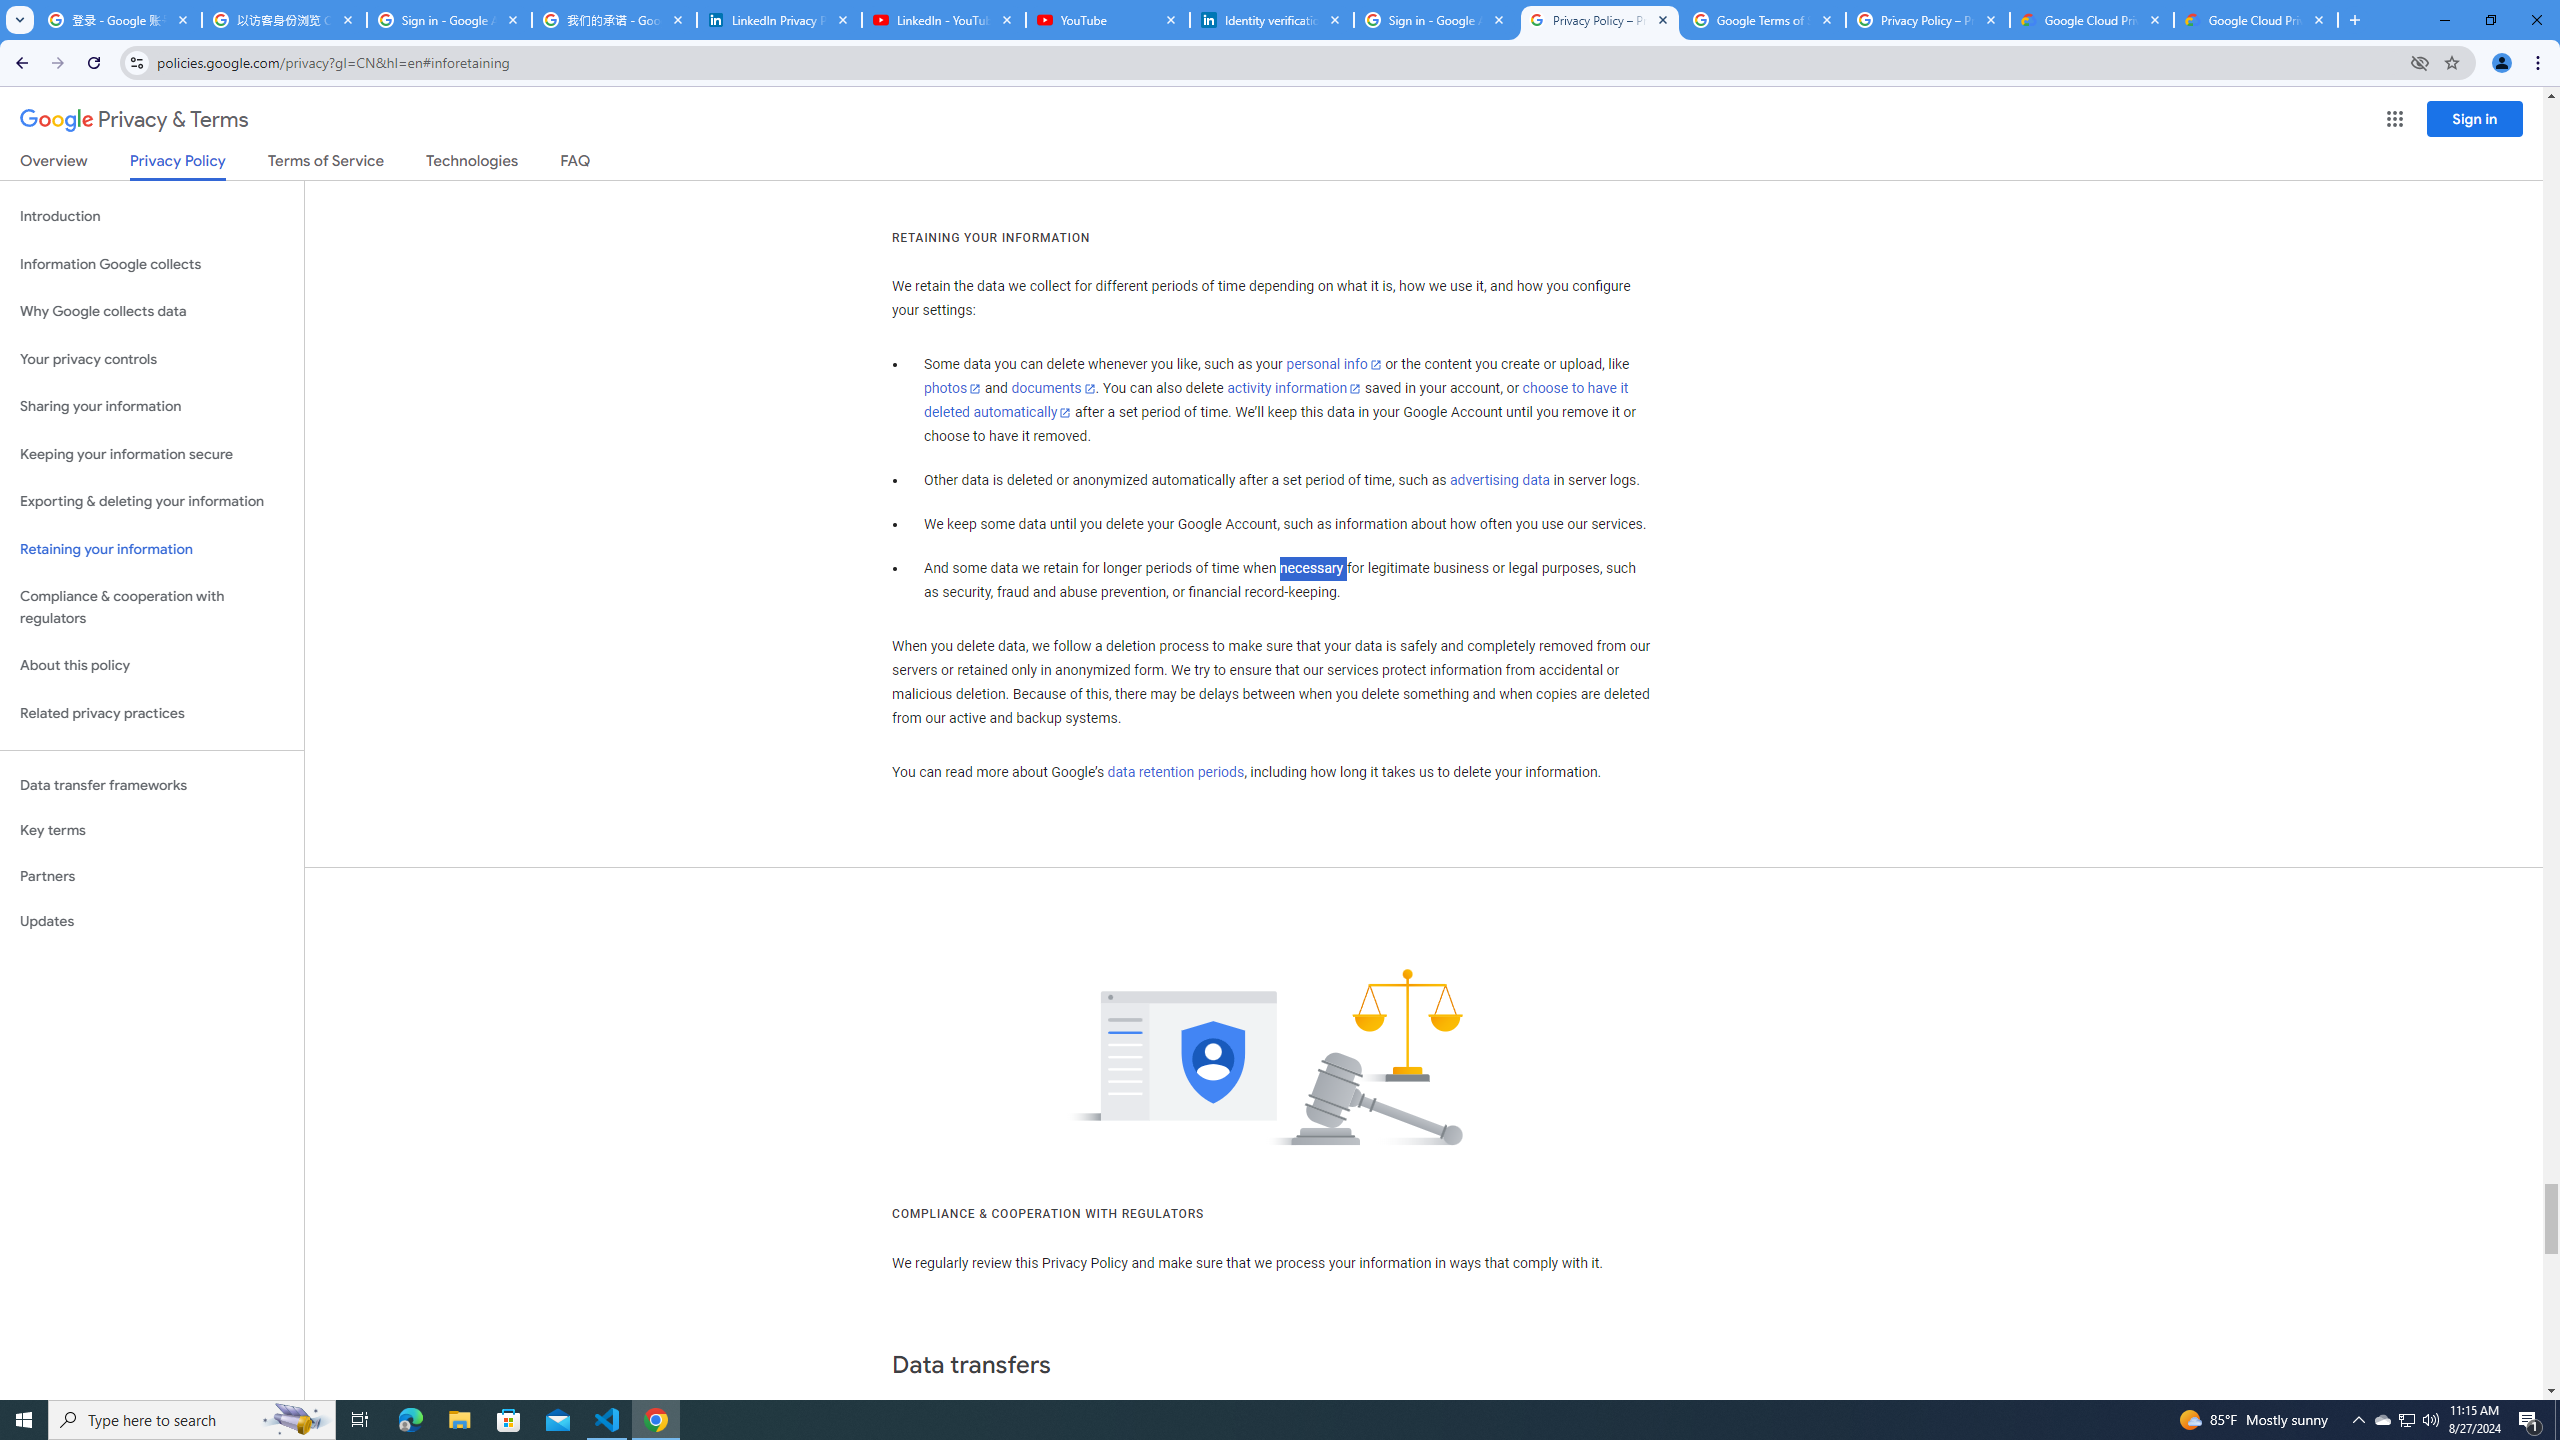 The width and height of the screenshot is (2560, 1440). What do you see at coordinates (1434, 19) in the screenshot?
I see `'Sign in - Google Accounts'` at bounding box center [1434, 19].